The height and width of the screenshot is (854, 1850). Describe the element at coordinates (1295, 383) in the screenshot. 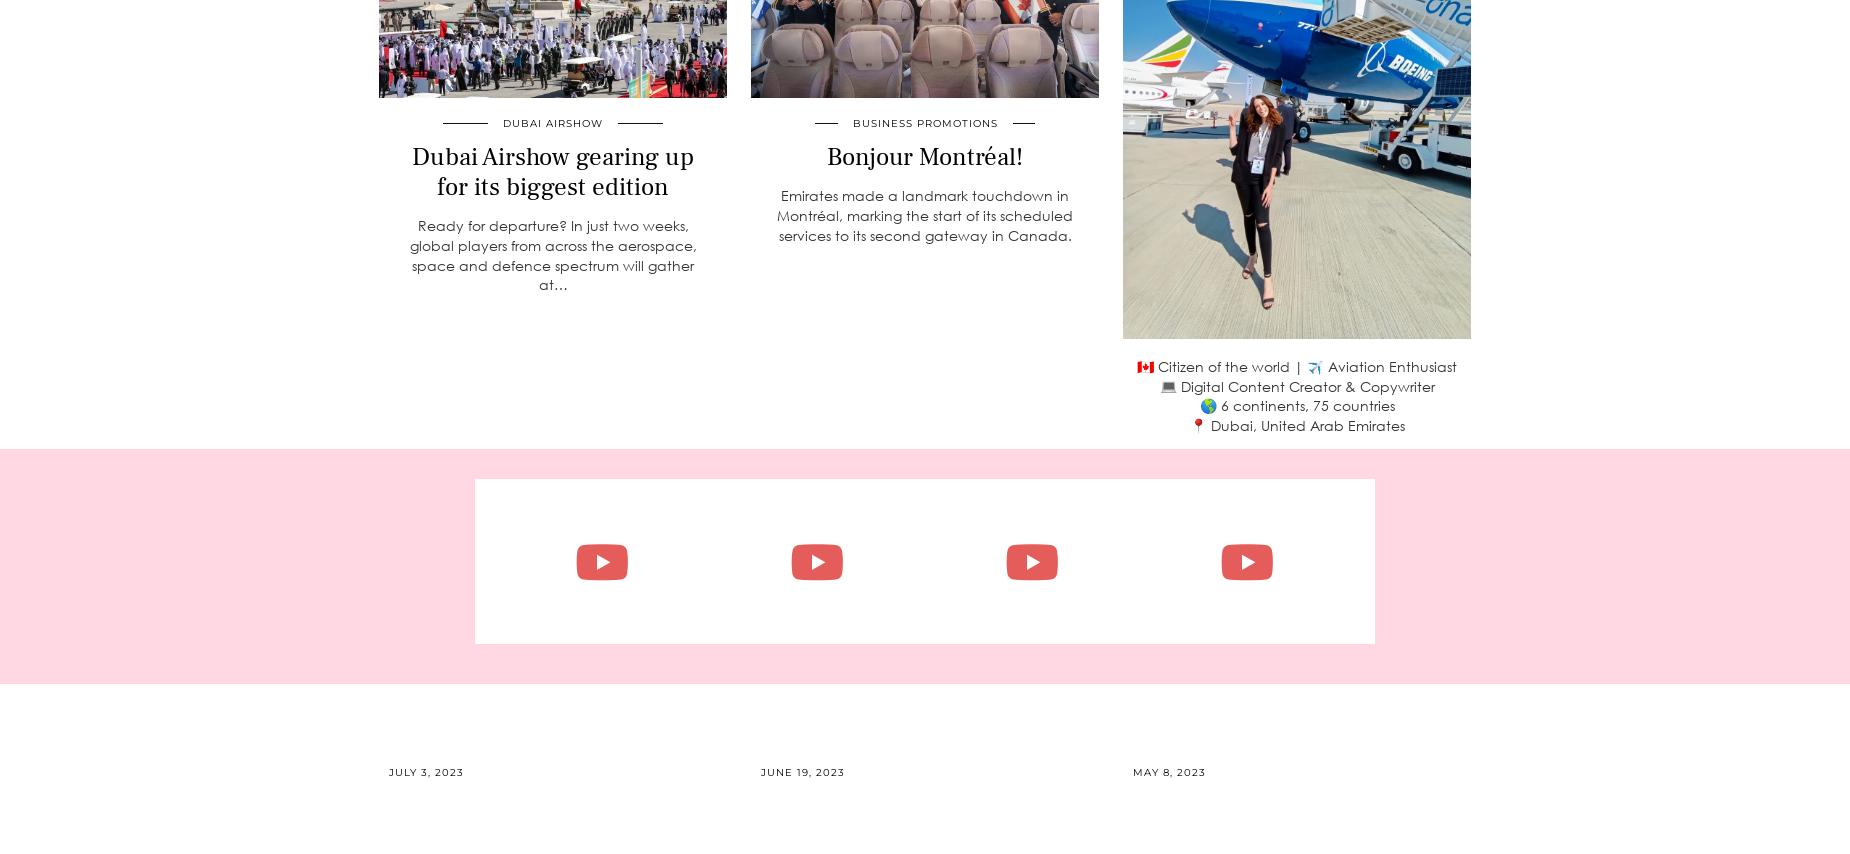

I see `'💻  Digital Content Creator & Copywriter'` at that location.